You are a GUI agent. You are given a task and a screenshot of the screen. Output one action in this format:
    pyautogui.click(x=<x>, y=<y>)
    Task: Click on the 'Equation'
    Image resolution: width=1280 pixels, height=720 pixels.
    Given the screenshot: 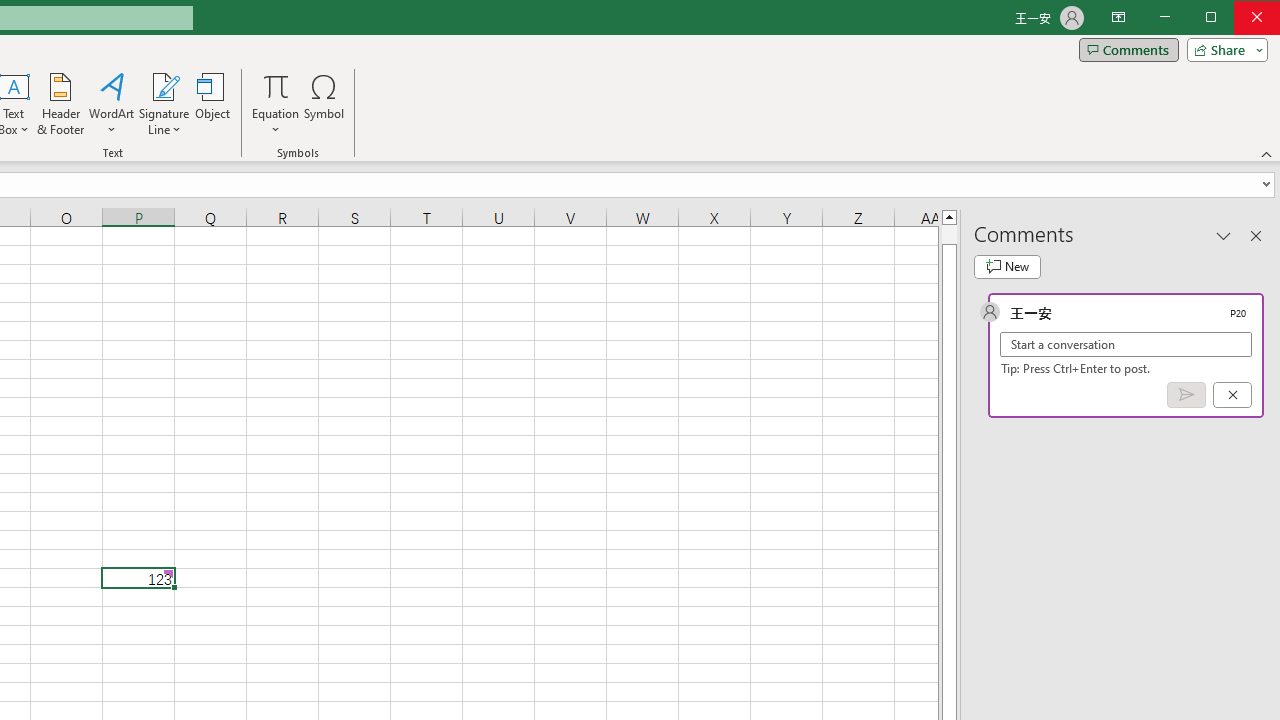 What is the action you would take?
    pyautogui.click(x=274, y=85)
    